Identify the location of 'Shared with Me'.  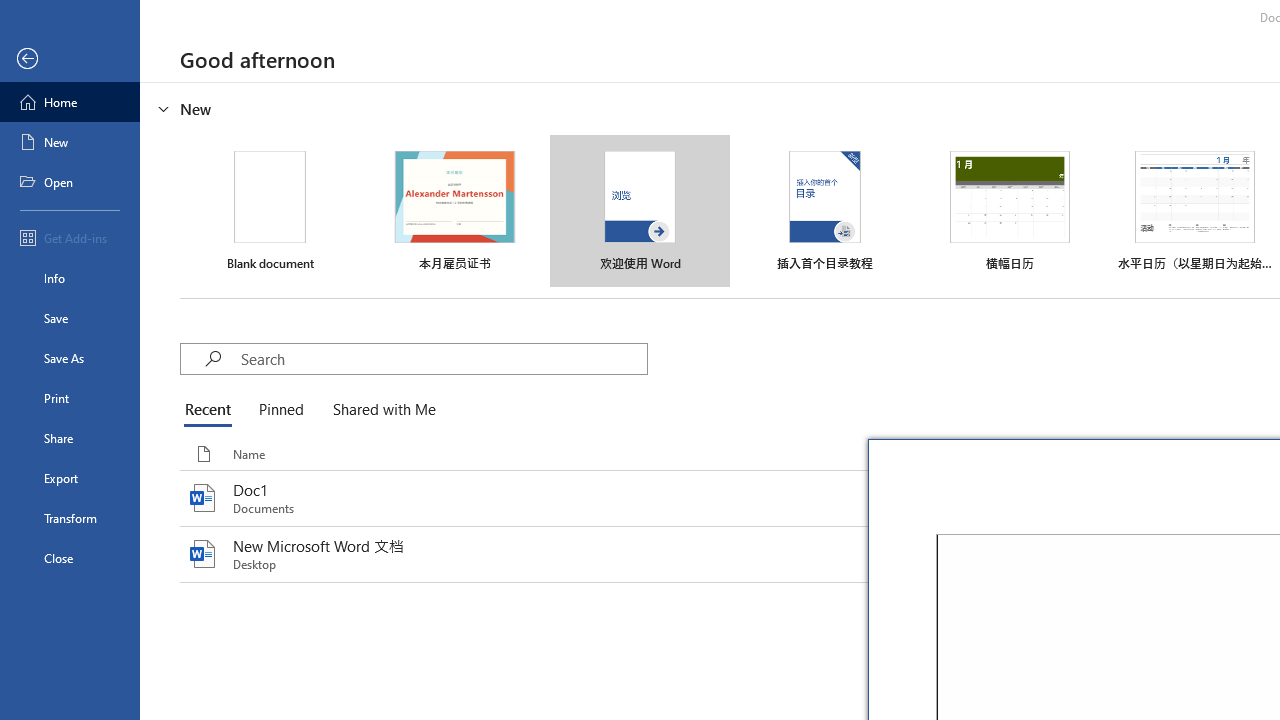
(380, 410).